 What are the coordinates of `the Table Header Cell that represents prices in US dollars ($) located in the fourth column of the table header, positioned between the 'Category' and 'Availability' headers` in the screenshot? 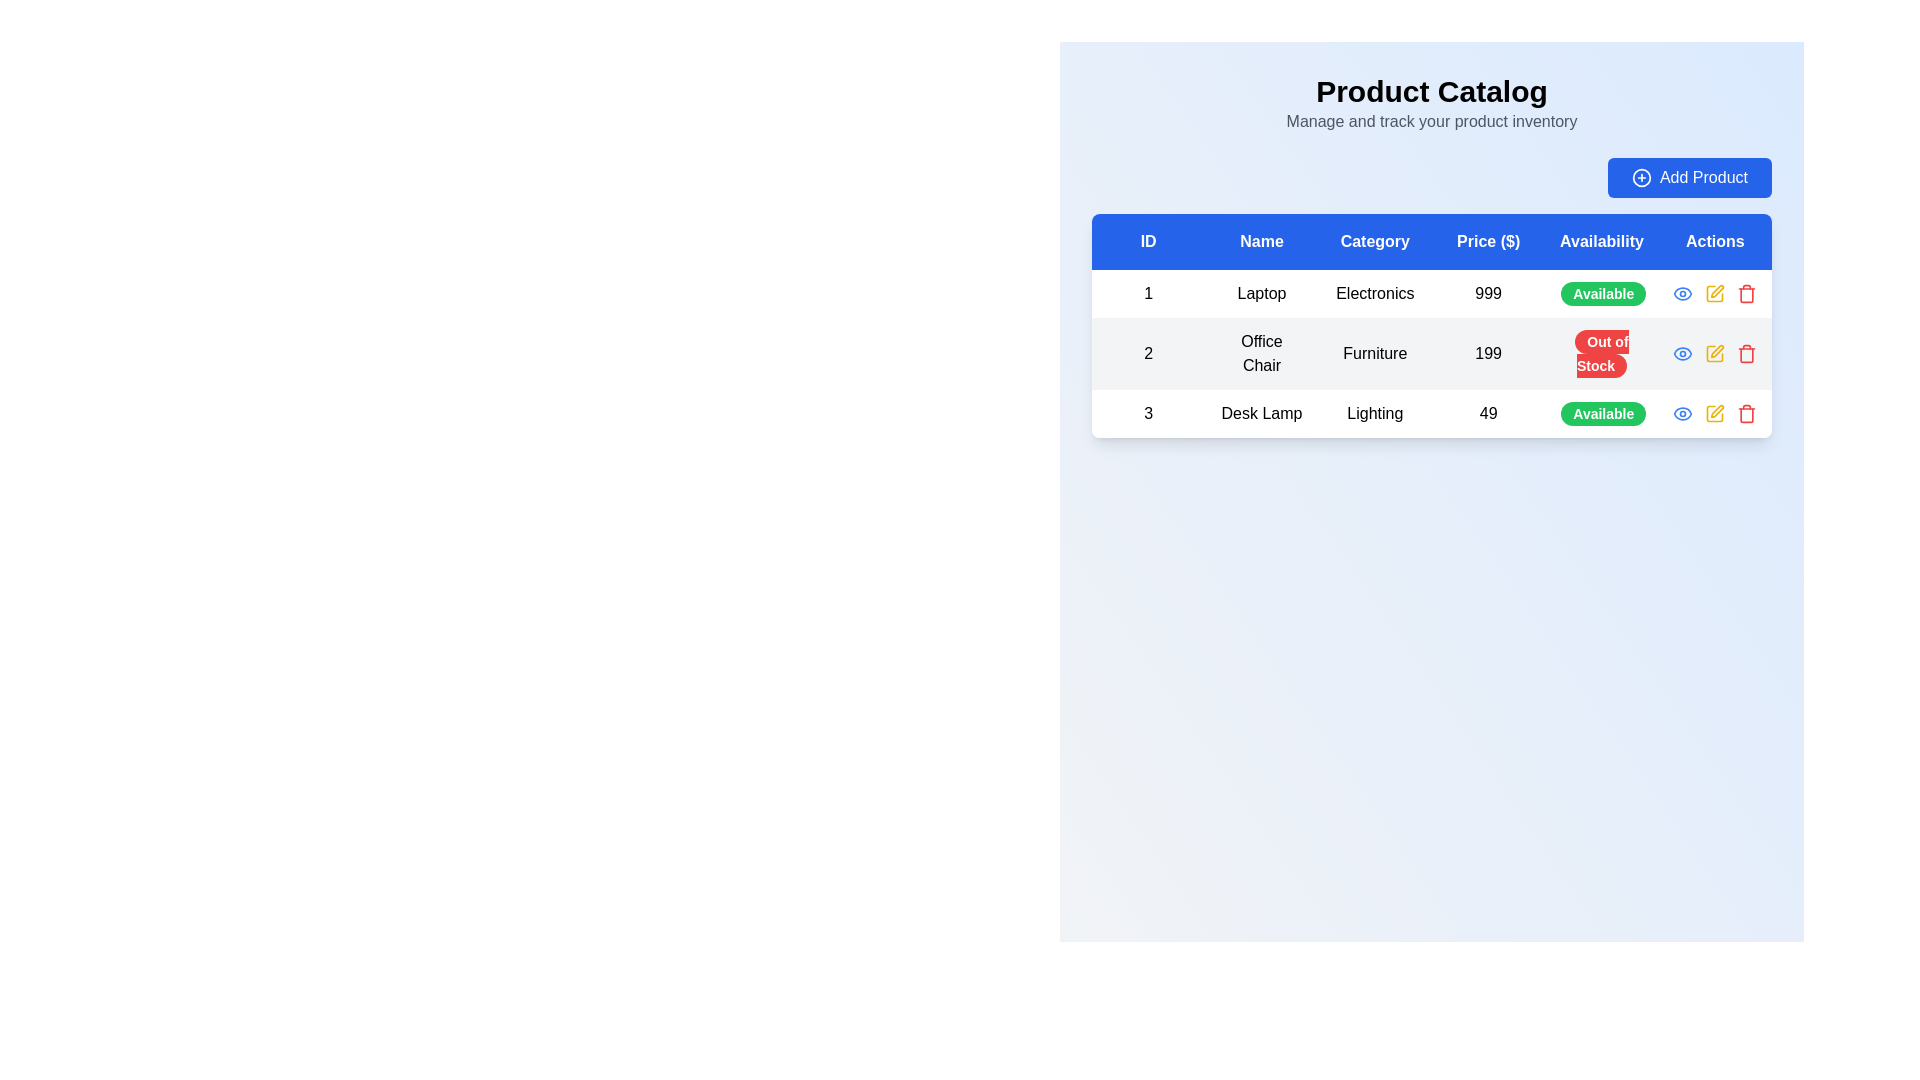 It's located at (1488, 241).